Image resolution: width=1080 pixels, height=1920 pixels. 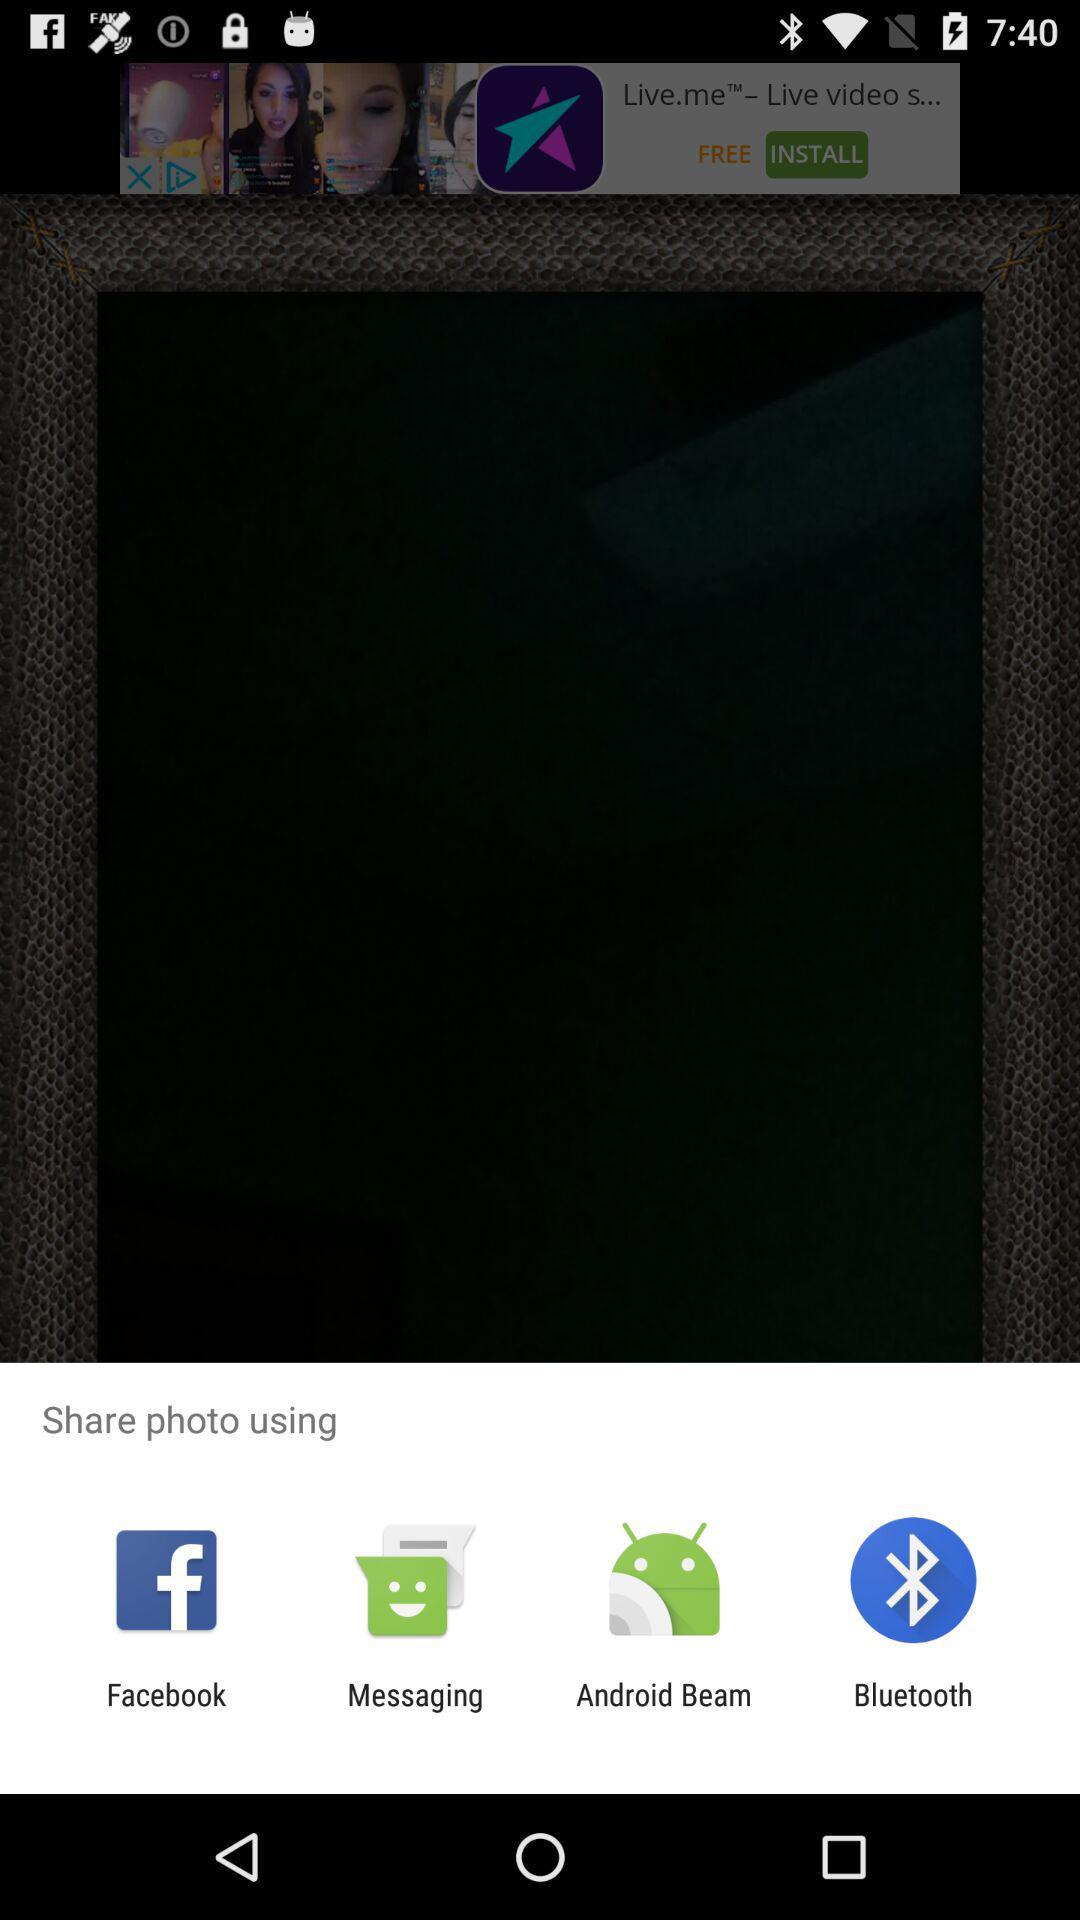 What do you see at coordinates (913, 1711) in the screenshot?
I see `bluetooth app` at bounding box center [913, 1711].